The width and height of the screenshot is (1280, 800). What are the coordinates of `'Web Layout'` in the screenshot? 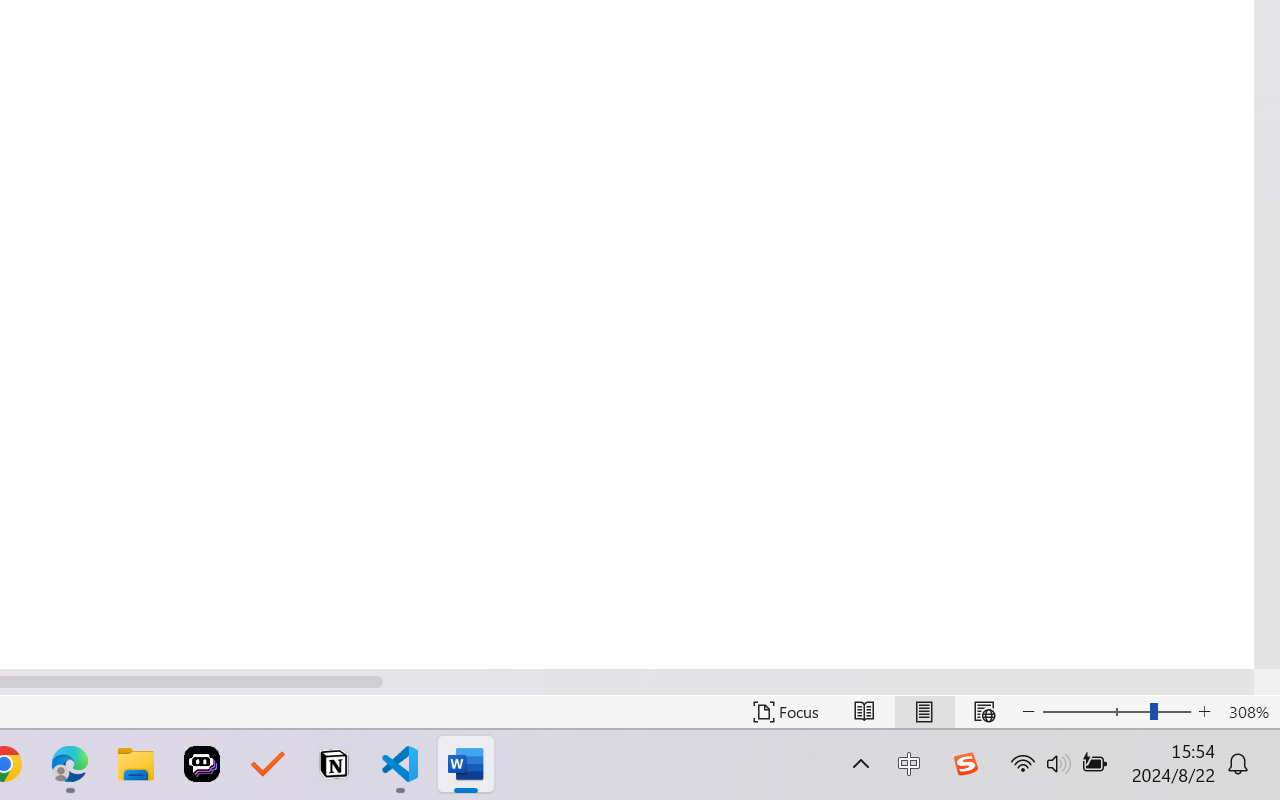 It's located at (984, 711).